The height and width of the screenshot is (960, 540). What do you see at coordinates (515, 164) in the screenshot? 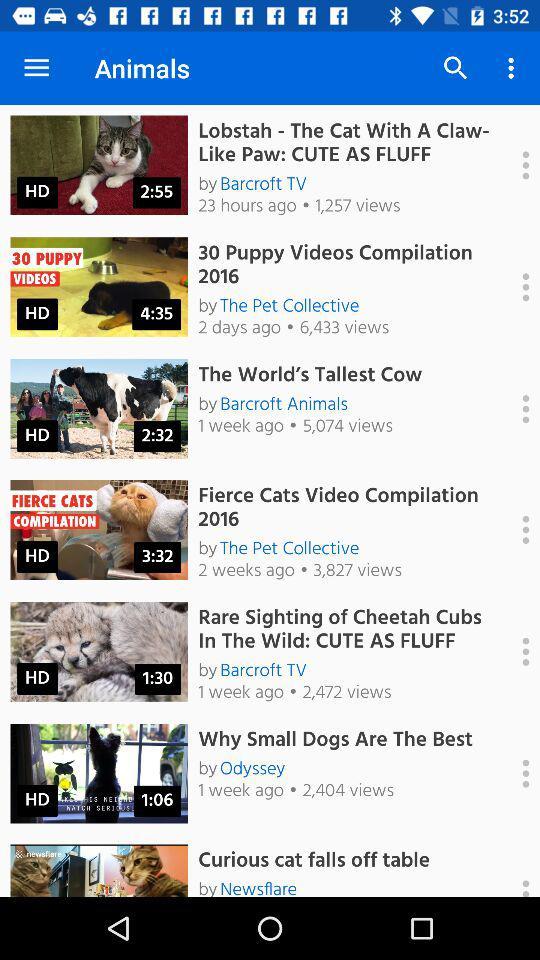
I see `page actions` at bounding box center [515, 164].